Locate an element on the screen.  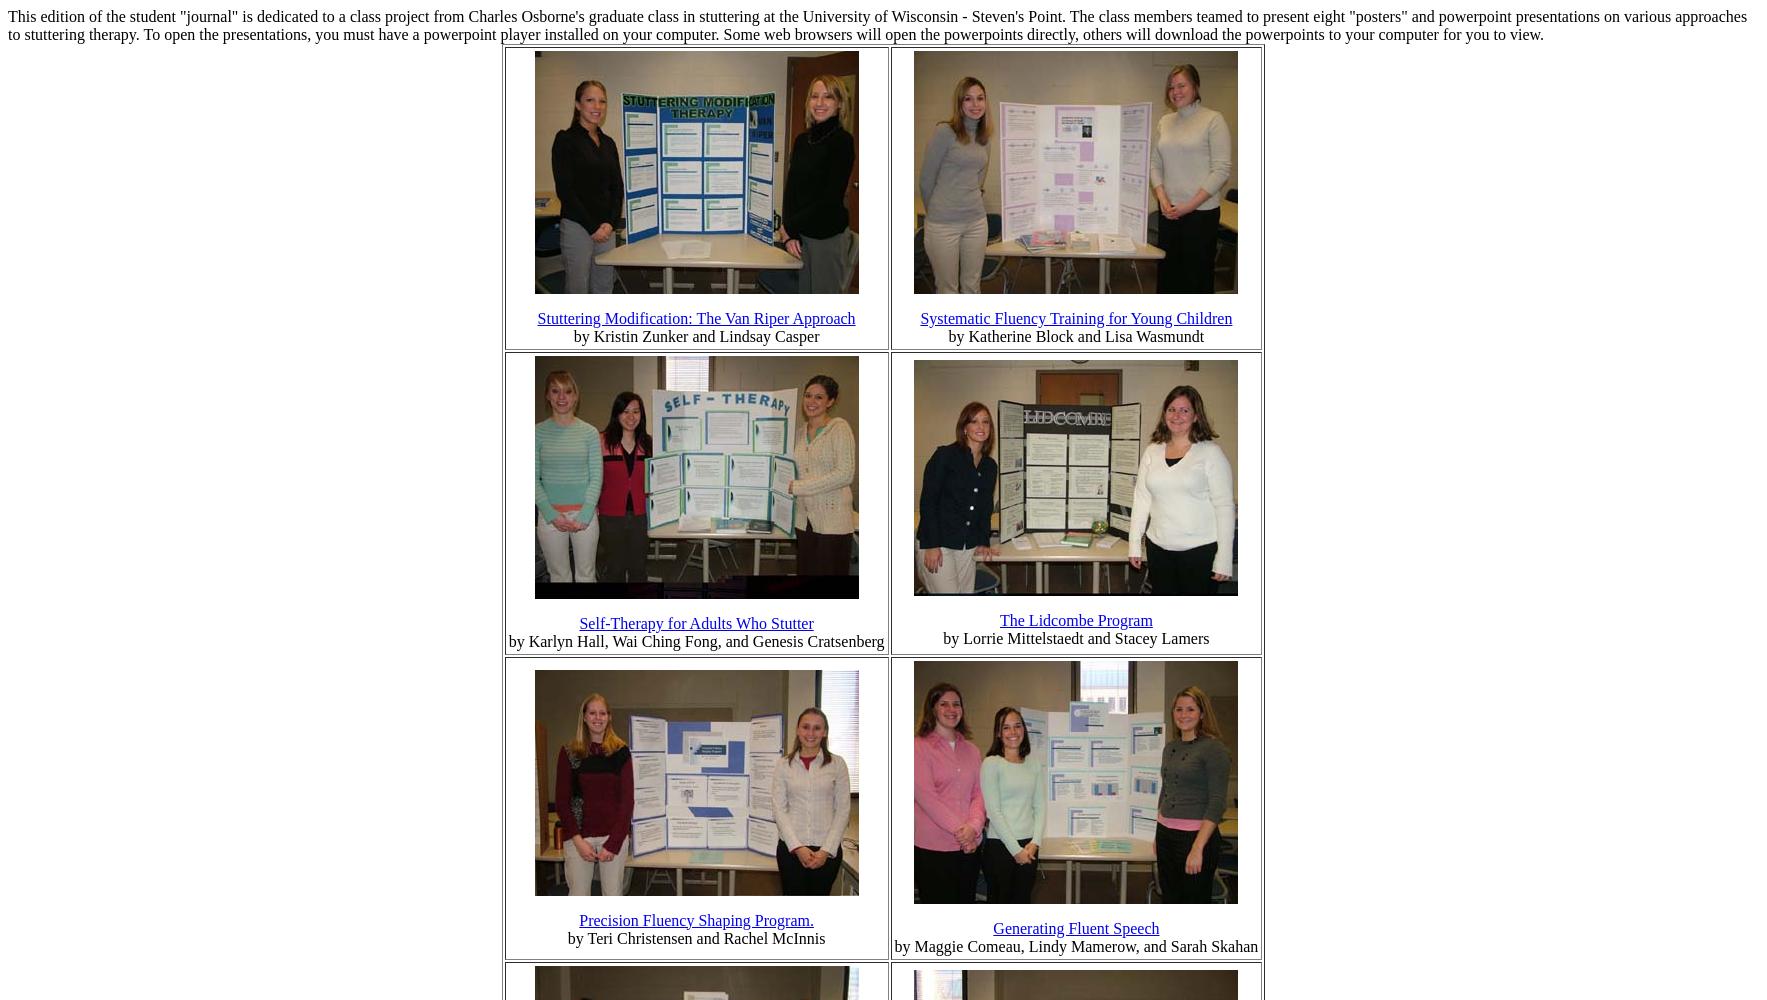
'Generating Fluent Speech' is located at coordinates (1075, 928).